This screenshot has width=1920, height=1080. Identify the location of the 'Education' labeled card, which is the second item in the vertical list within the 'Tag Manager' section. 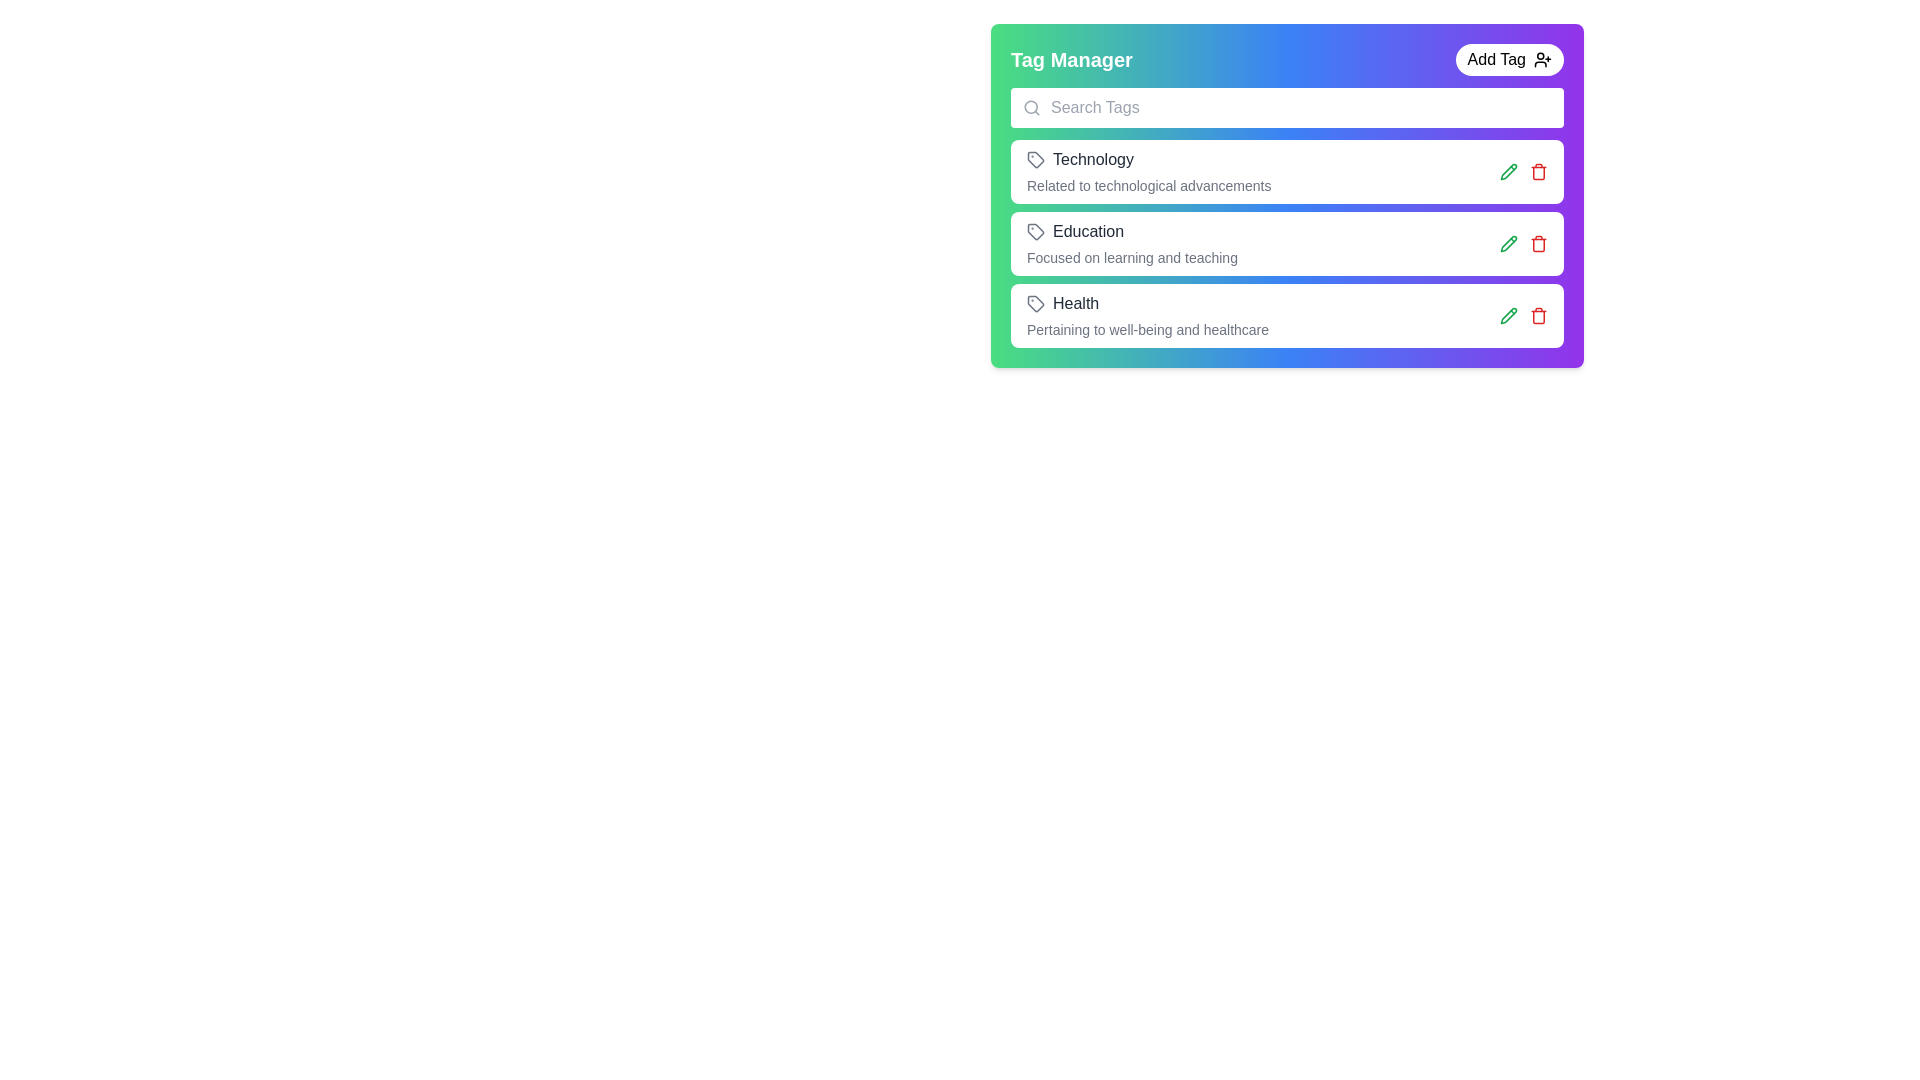
(1287, 242).